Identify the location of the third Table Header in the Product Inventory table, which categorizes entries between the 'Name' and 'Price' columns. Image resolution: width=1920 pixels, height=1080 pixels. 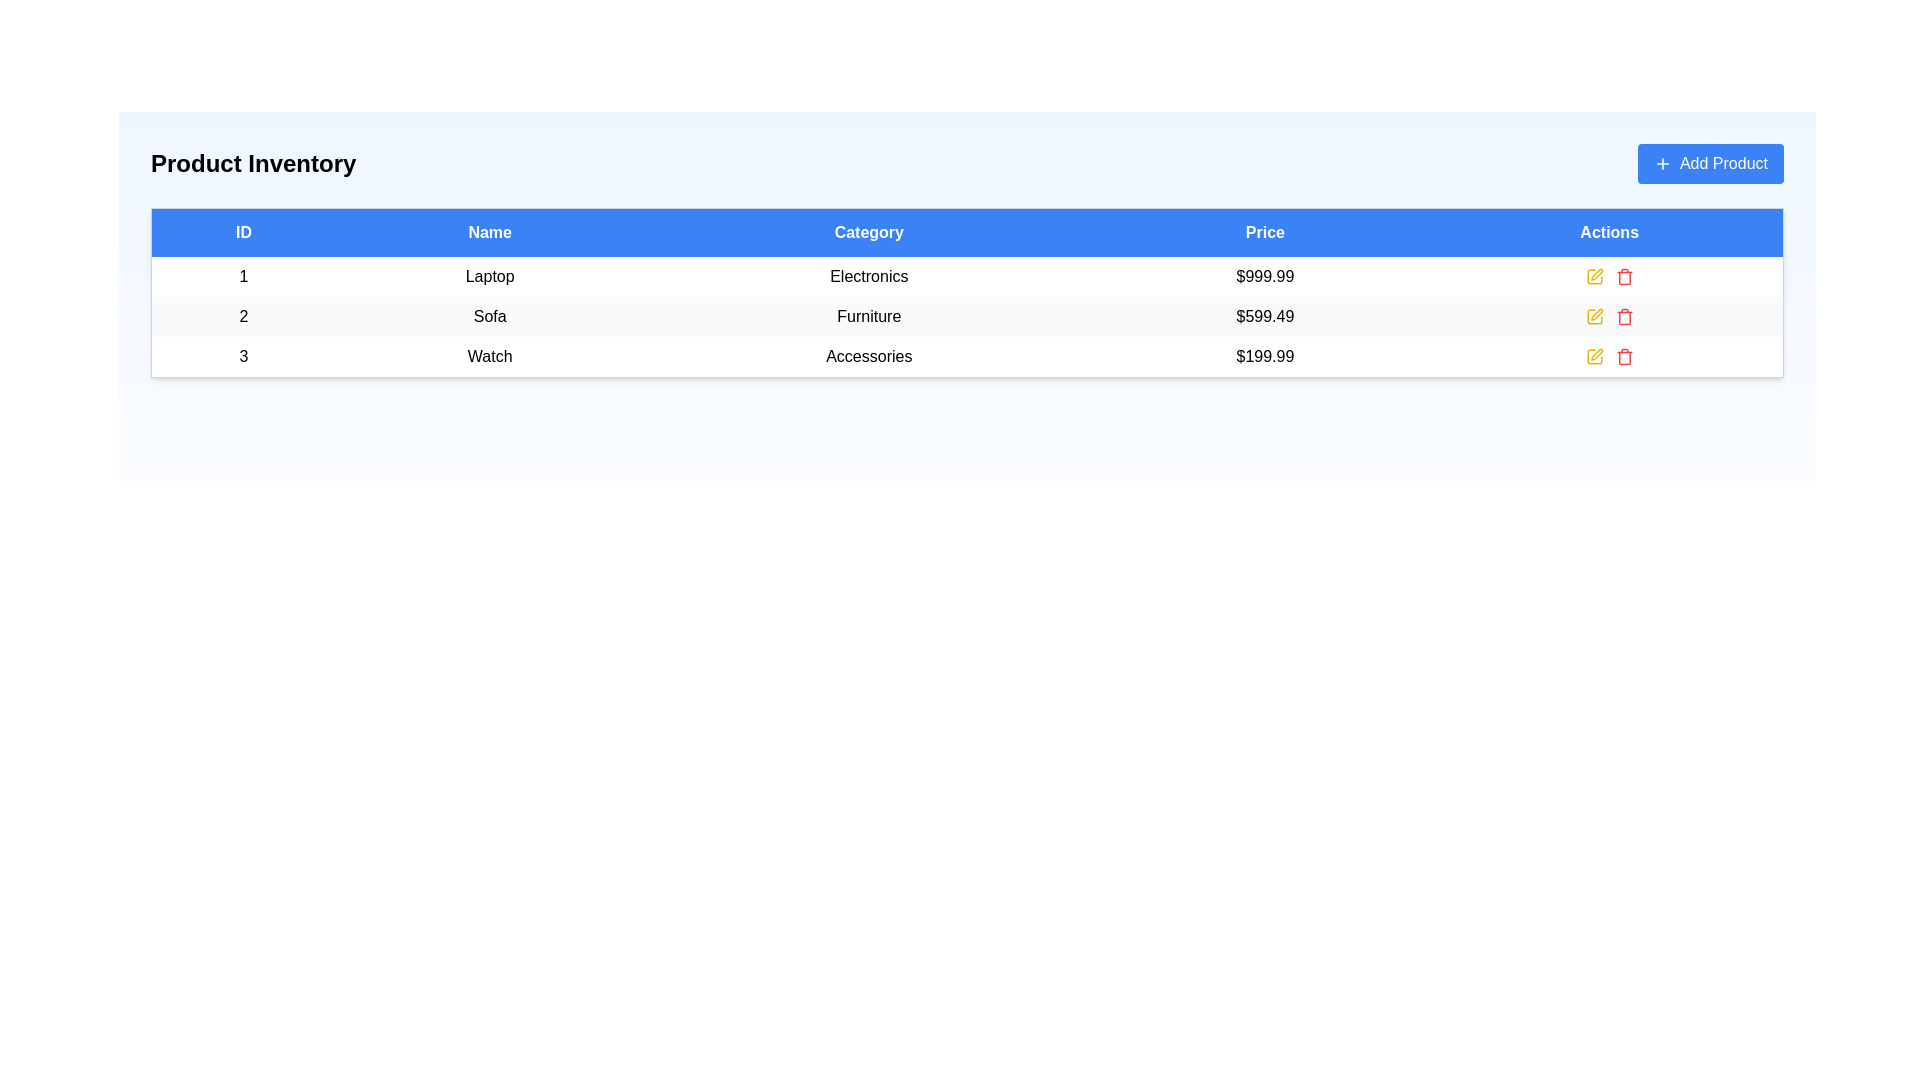
(869, 231).